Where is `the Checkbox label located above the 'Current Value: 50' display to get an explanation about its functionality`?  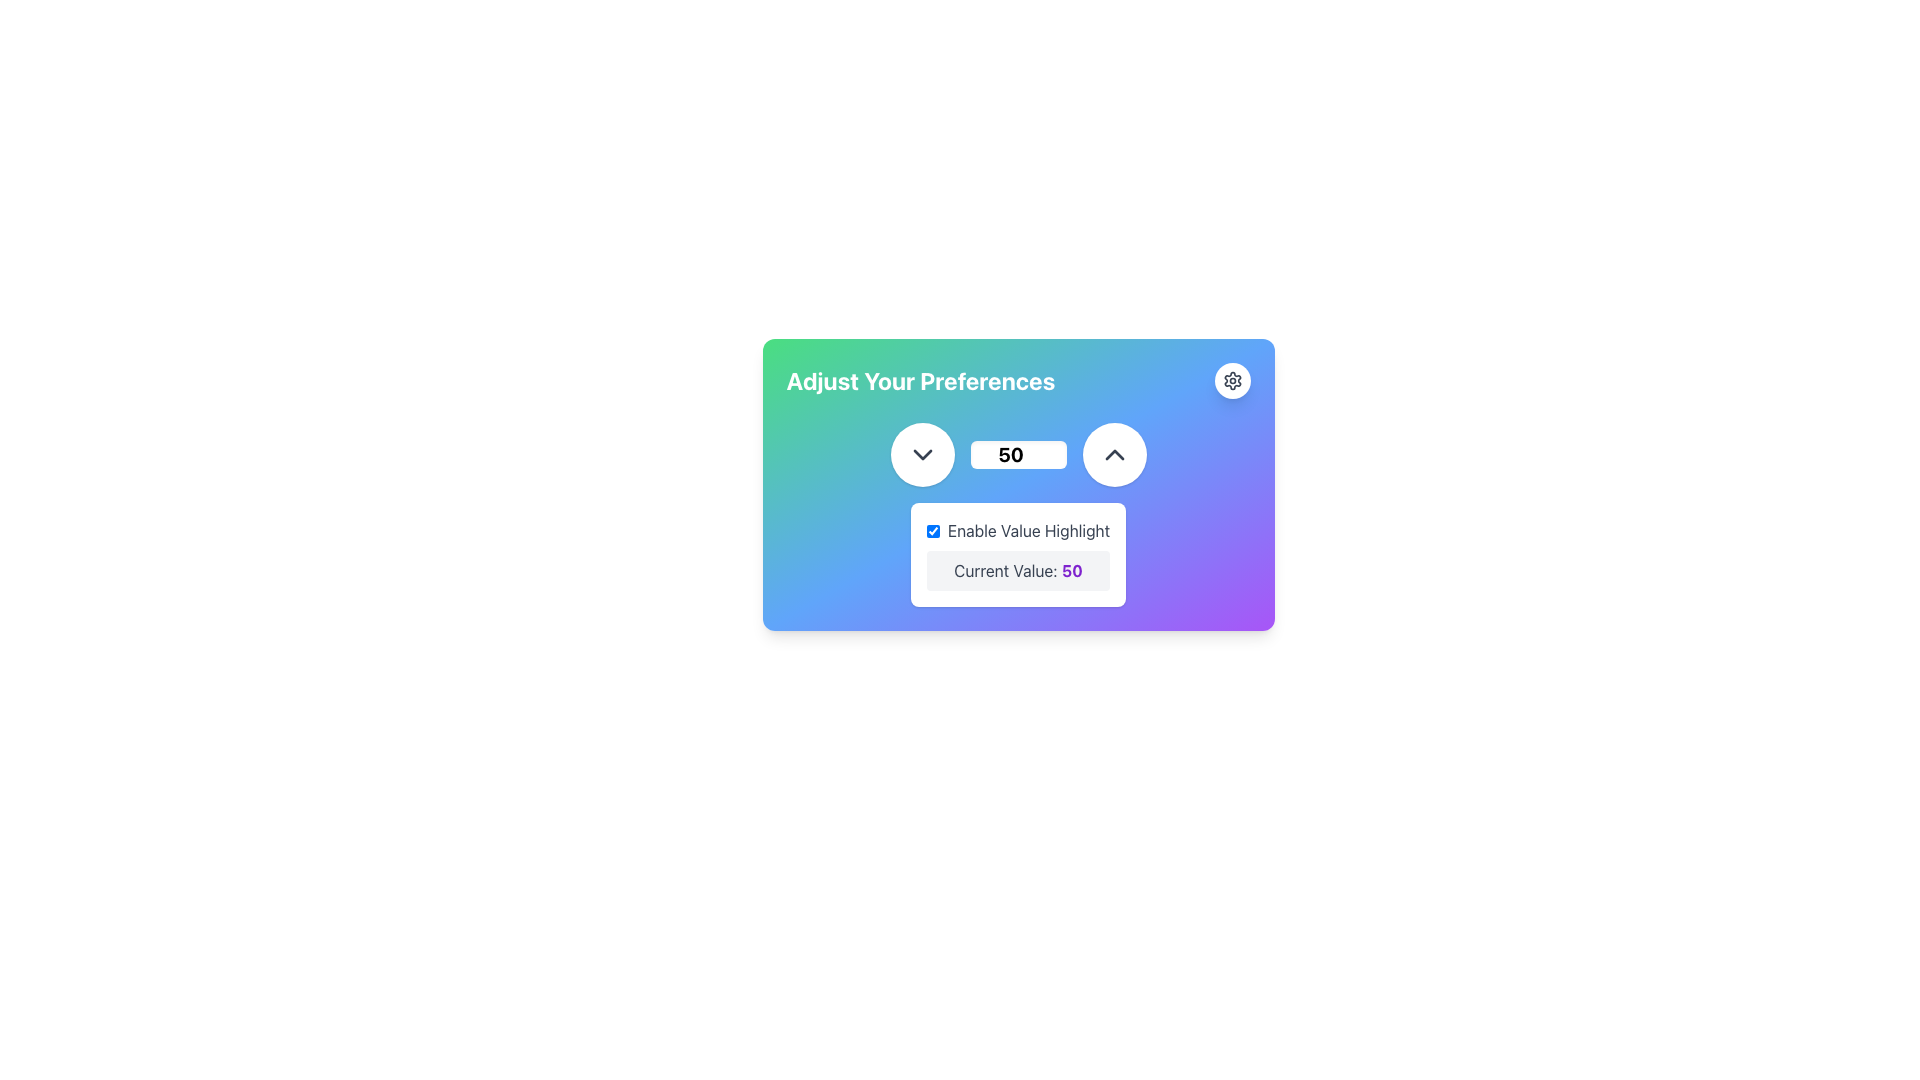 the Checkbox label located above the 'Current Value: 50' display to get an explanation about its functionality is located at coordinates (1018, 530).